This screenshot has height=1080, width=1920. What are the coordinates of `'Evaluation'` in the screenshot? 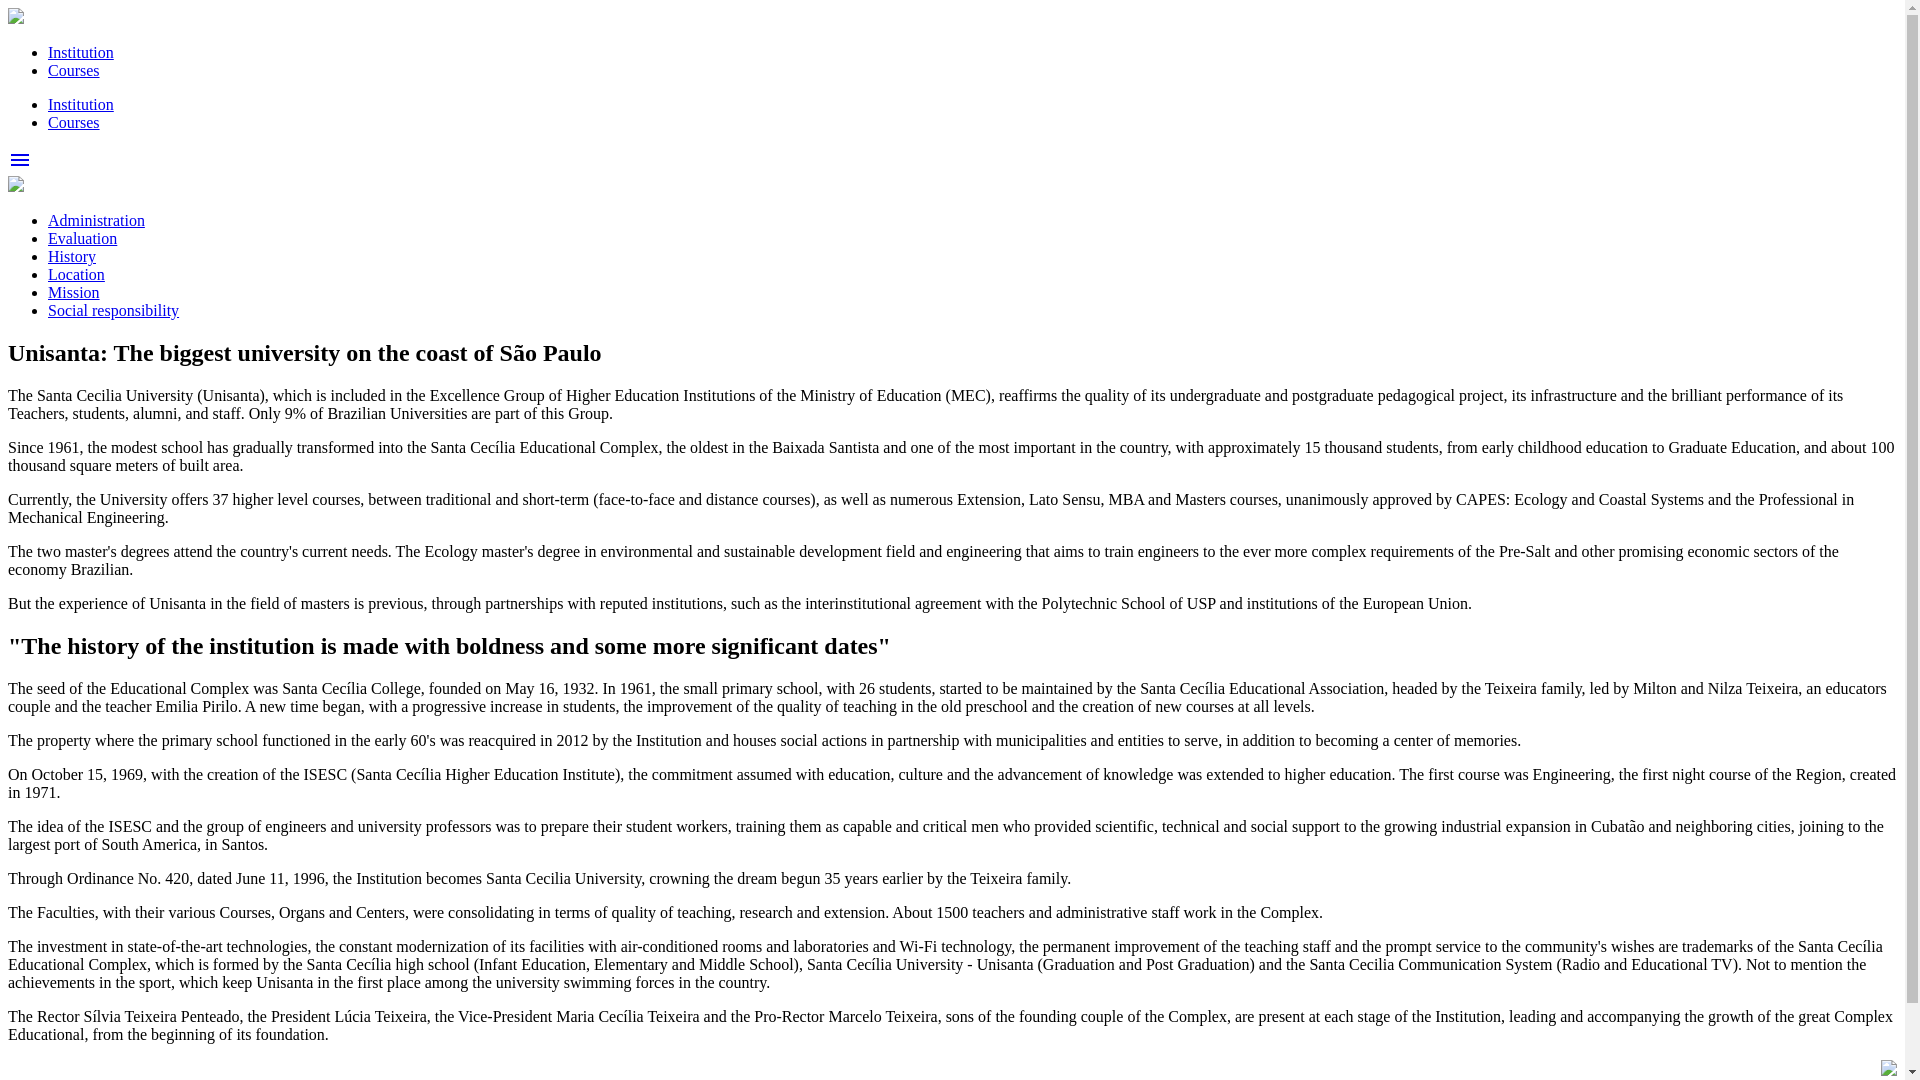 It's located at (81, 237).